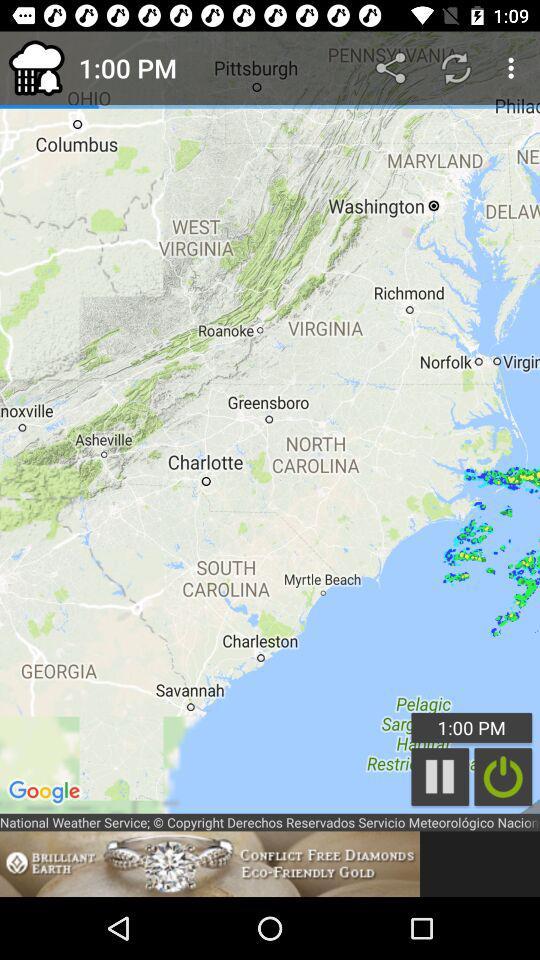 The image size is (540, 960). Describe the element at coordinates (440, 776) in the screenshot. I see `click pause button` at that location.